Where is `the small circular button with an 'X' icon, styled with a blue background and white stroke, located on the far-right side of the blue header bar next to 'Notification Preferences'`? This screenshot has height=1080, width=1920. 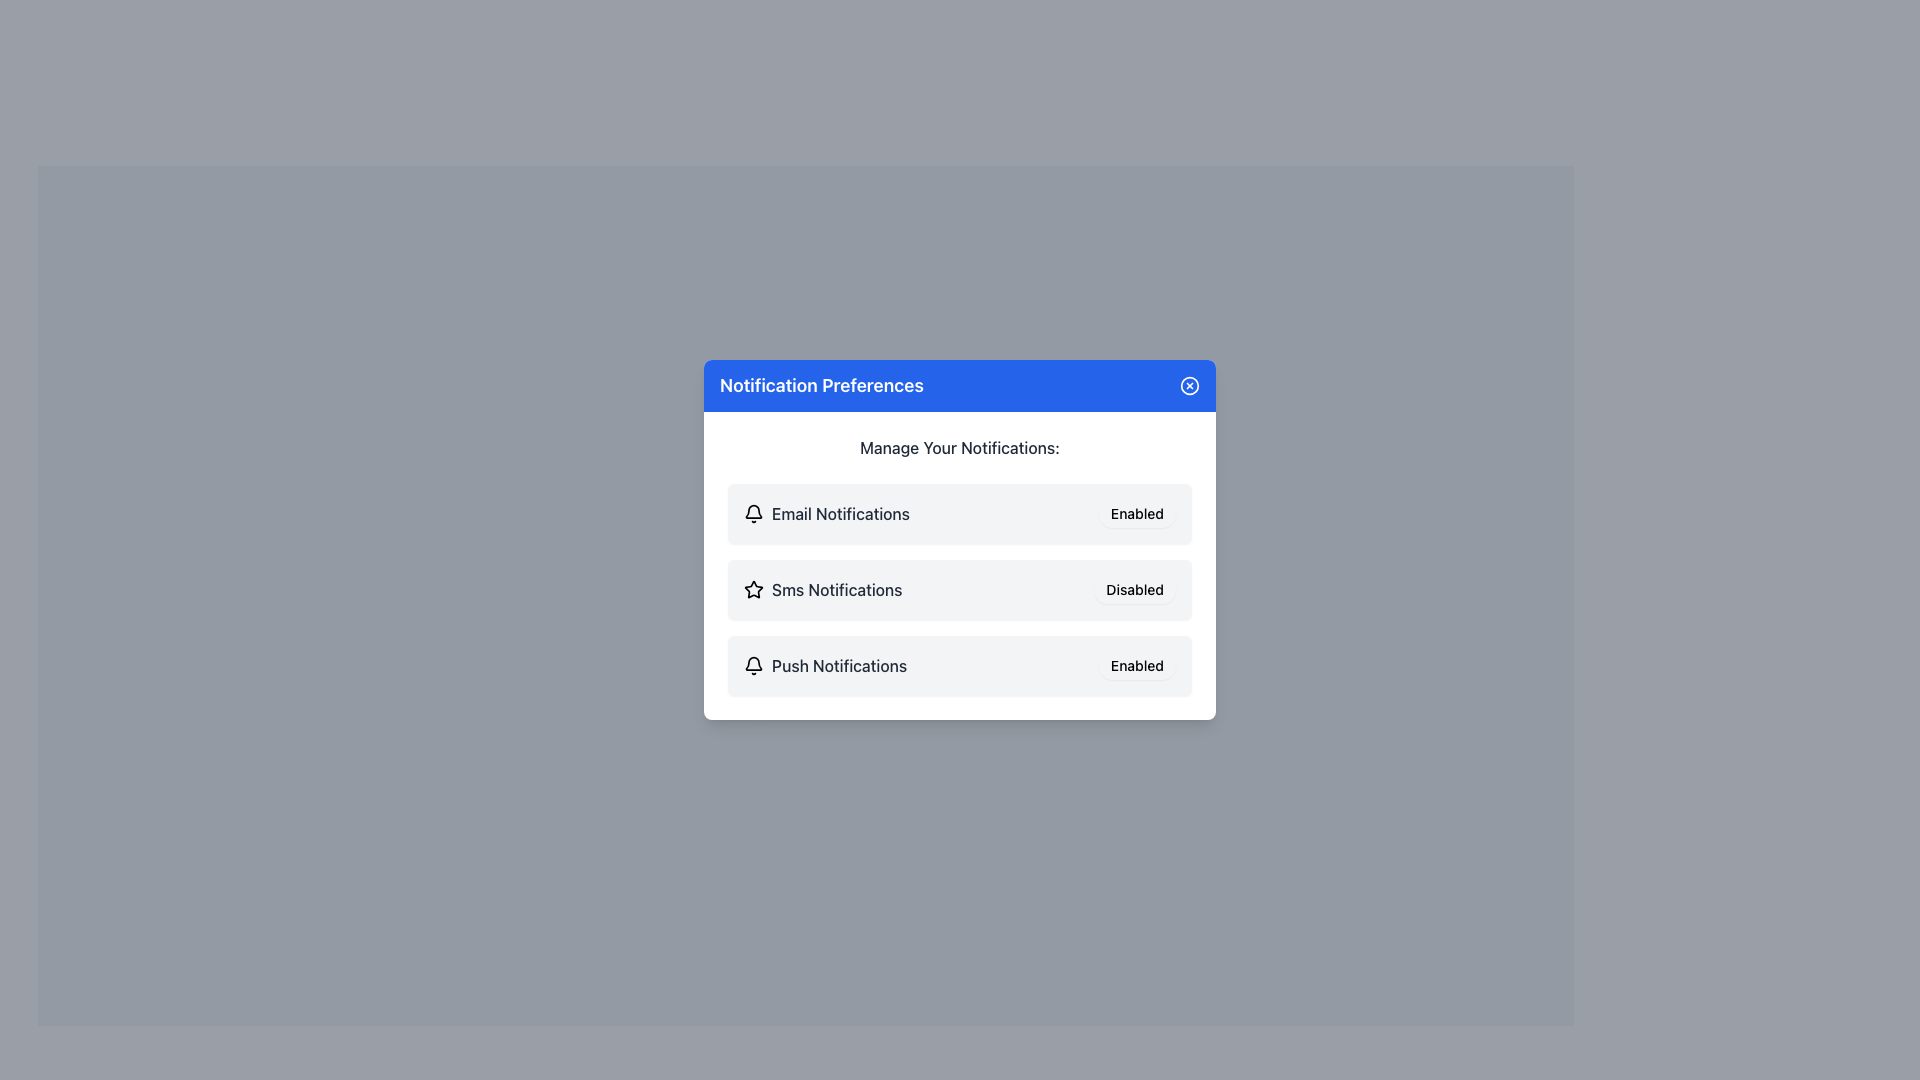 the small circular button with an 'X' icon, styled with a blue background and white stroke, located on the far-right side of the blue header bar next to 'Notification Preferences' is located at coordinates (1190, 385).